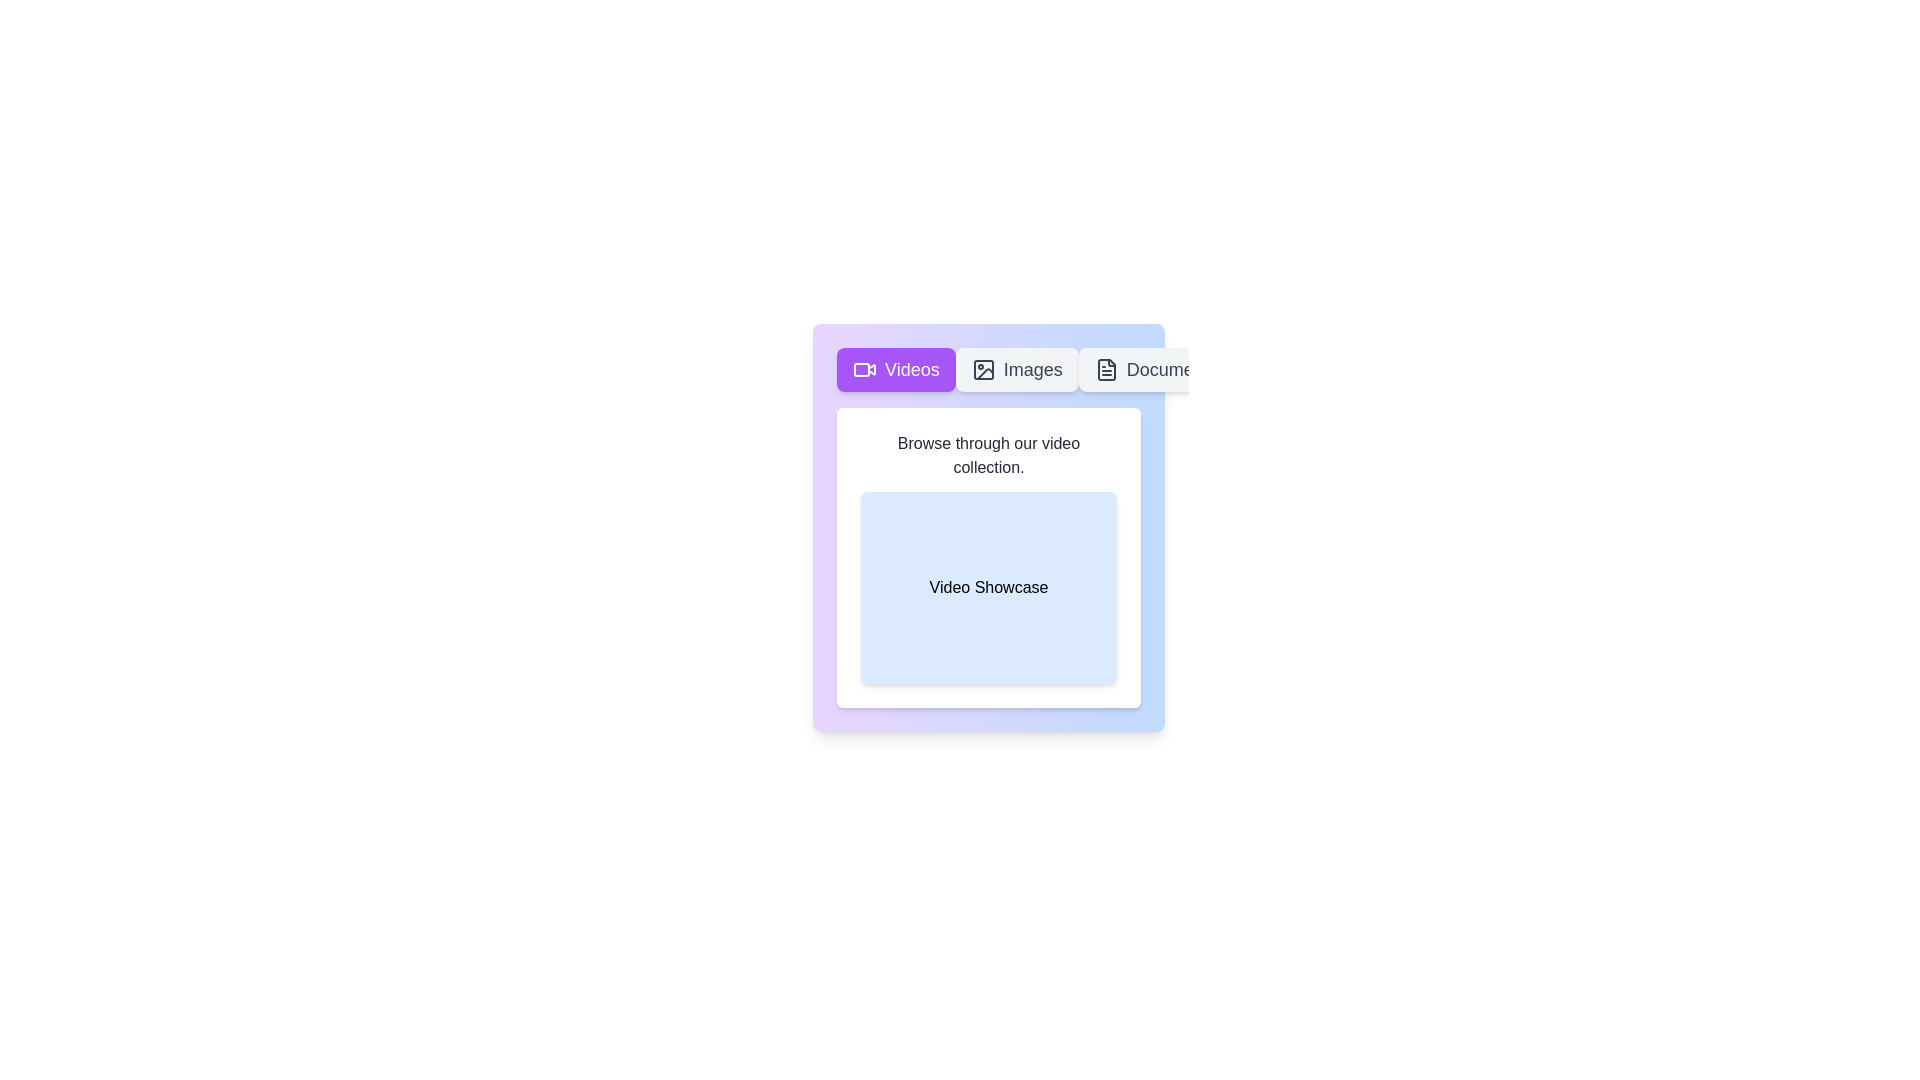 This screenshot has height=1080, width=1920. Describe the element at coordinates (988, 370) in the screenshot. I see `the second tab labeled 'Images' in the tab interface` at that location.